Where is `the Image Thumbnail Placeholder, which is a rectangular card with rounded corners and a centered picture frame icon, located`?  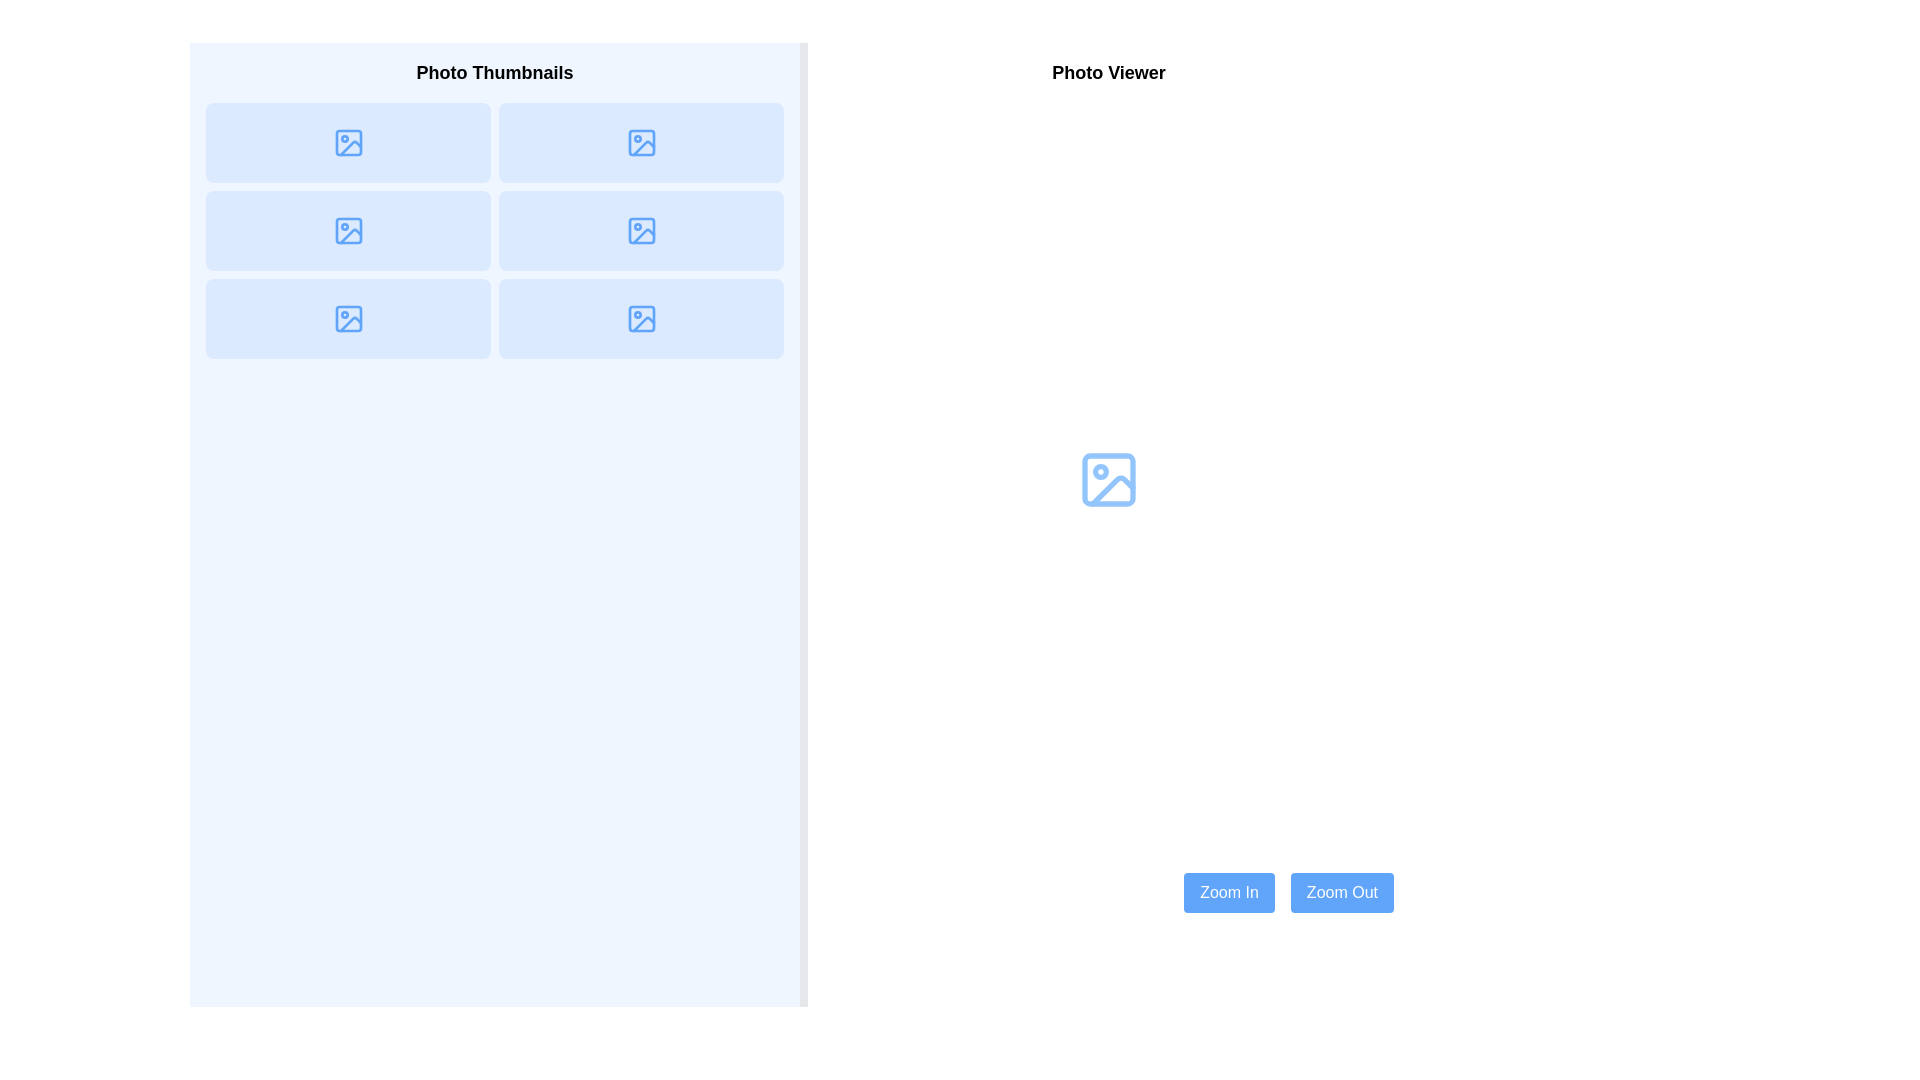 the Image Thumbnail Placeholder, which is a rectangular card with rounded corners and a centered picture frame icon, located is located at coordinates (348, 230).